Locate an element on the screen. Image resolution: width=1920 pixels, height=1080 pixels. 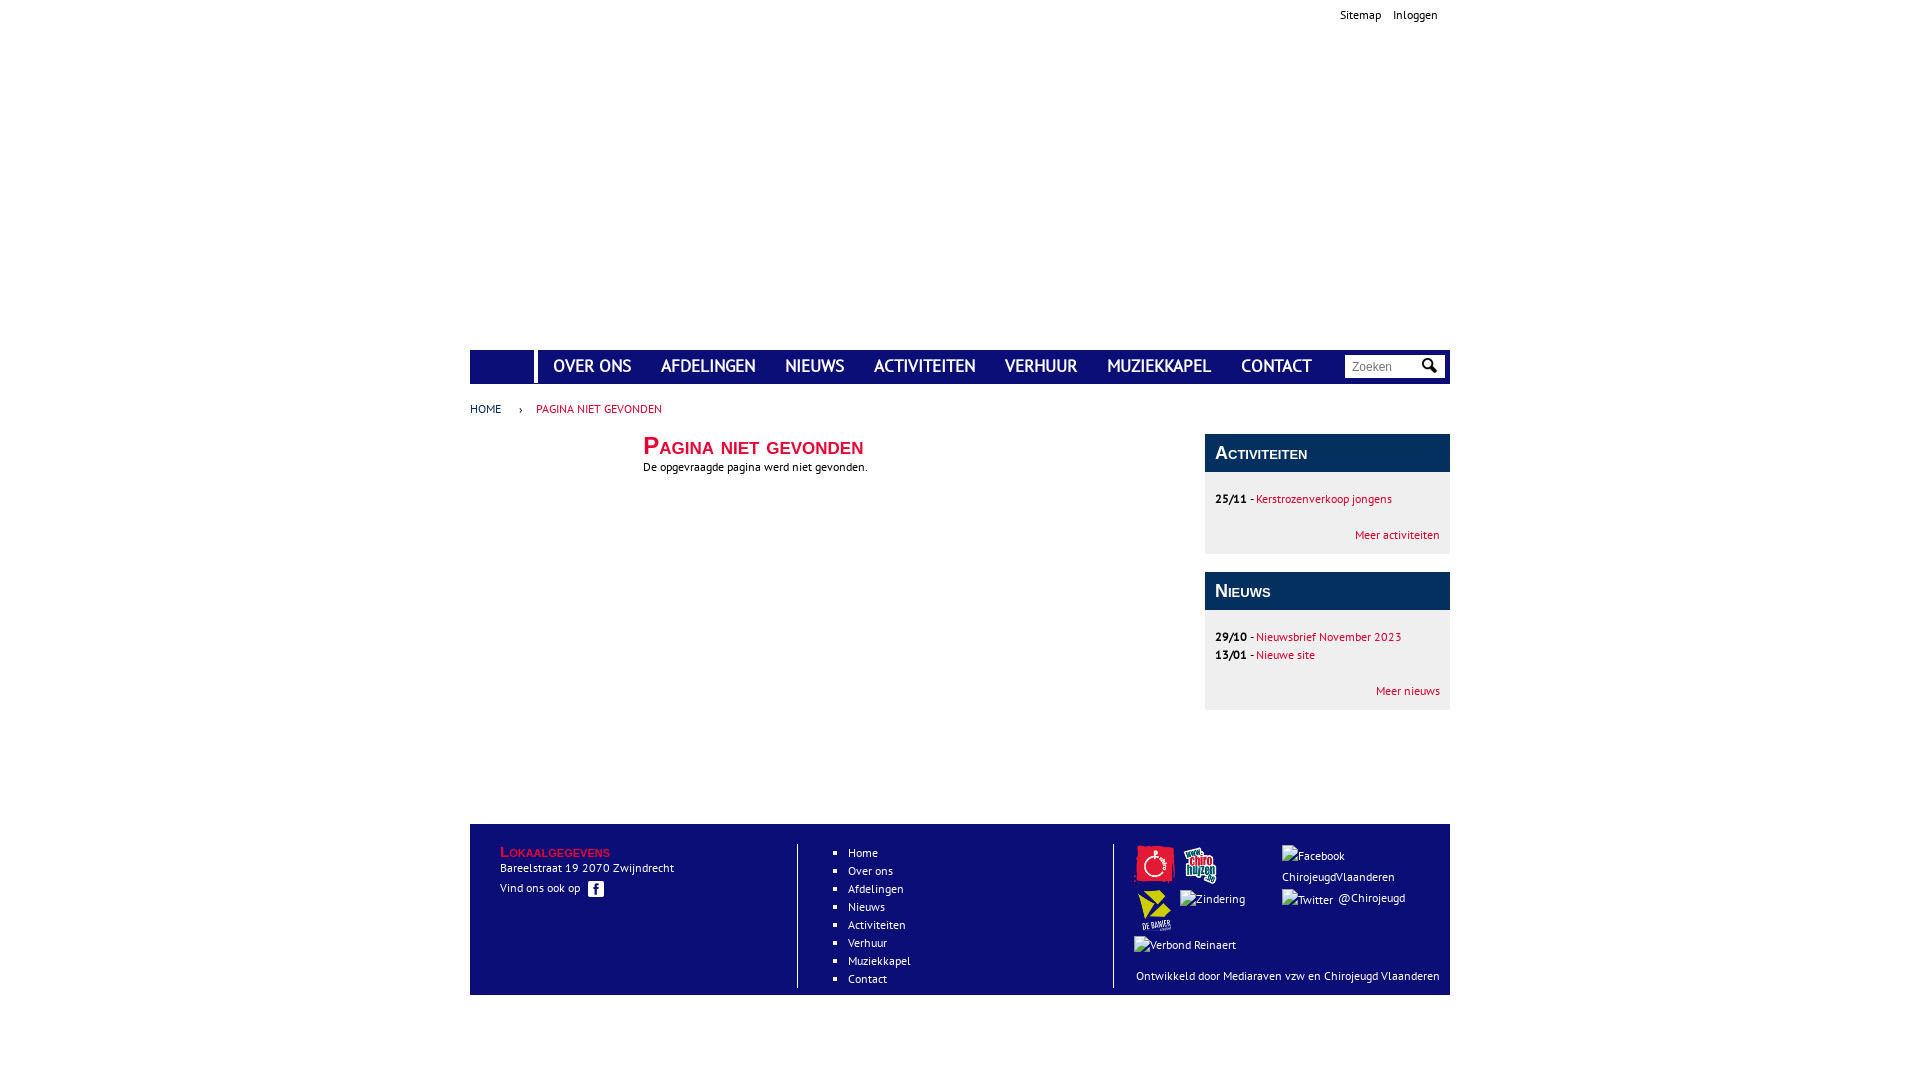
'Facebook' is located at coordinates (1313, 855).